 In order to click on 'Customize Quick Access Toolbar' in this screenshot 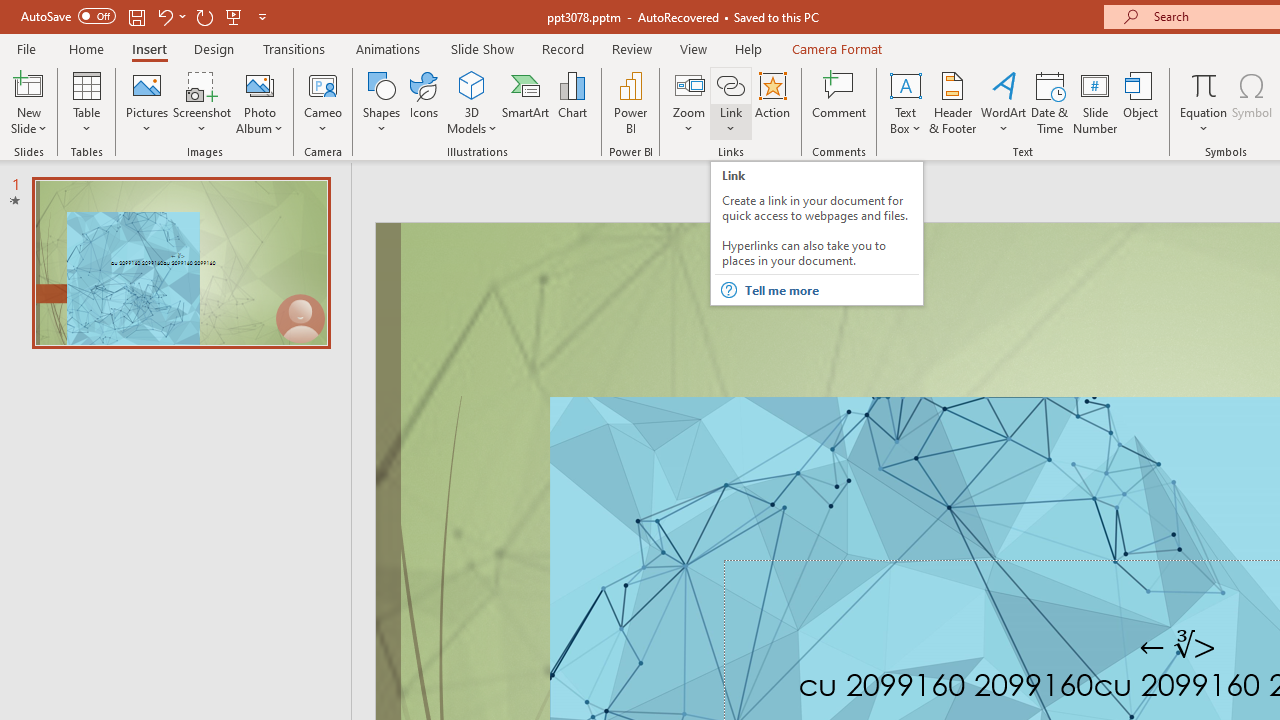, I will do `click(262, 16)`.